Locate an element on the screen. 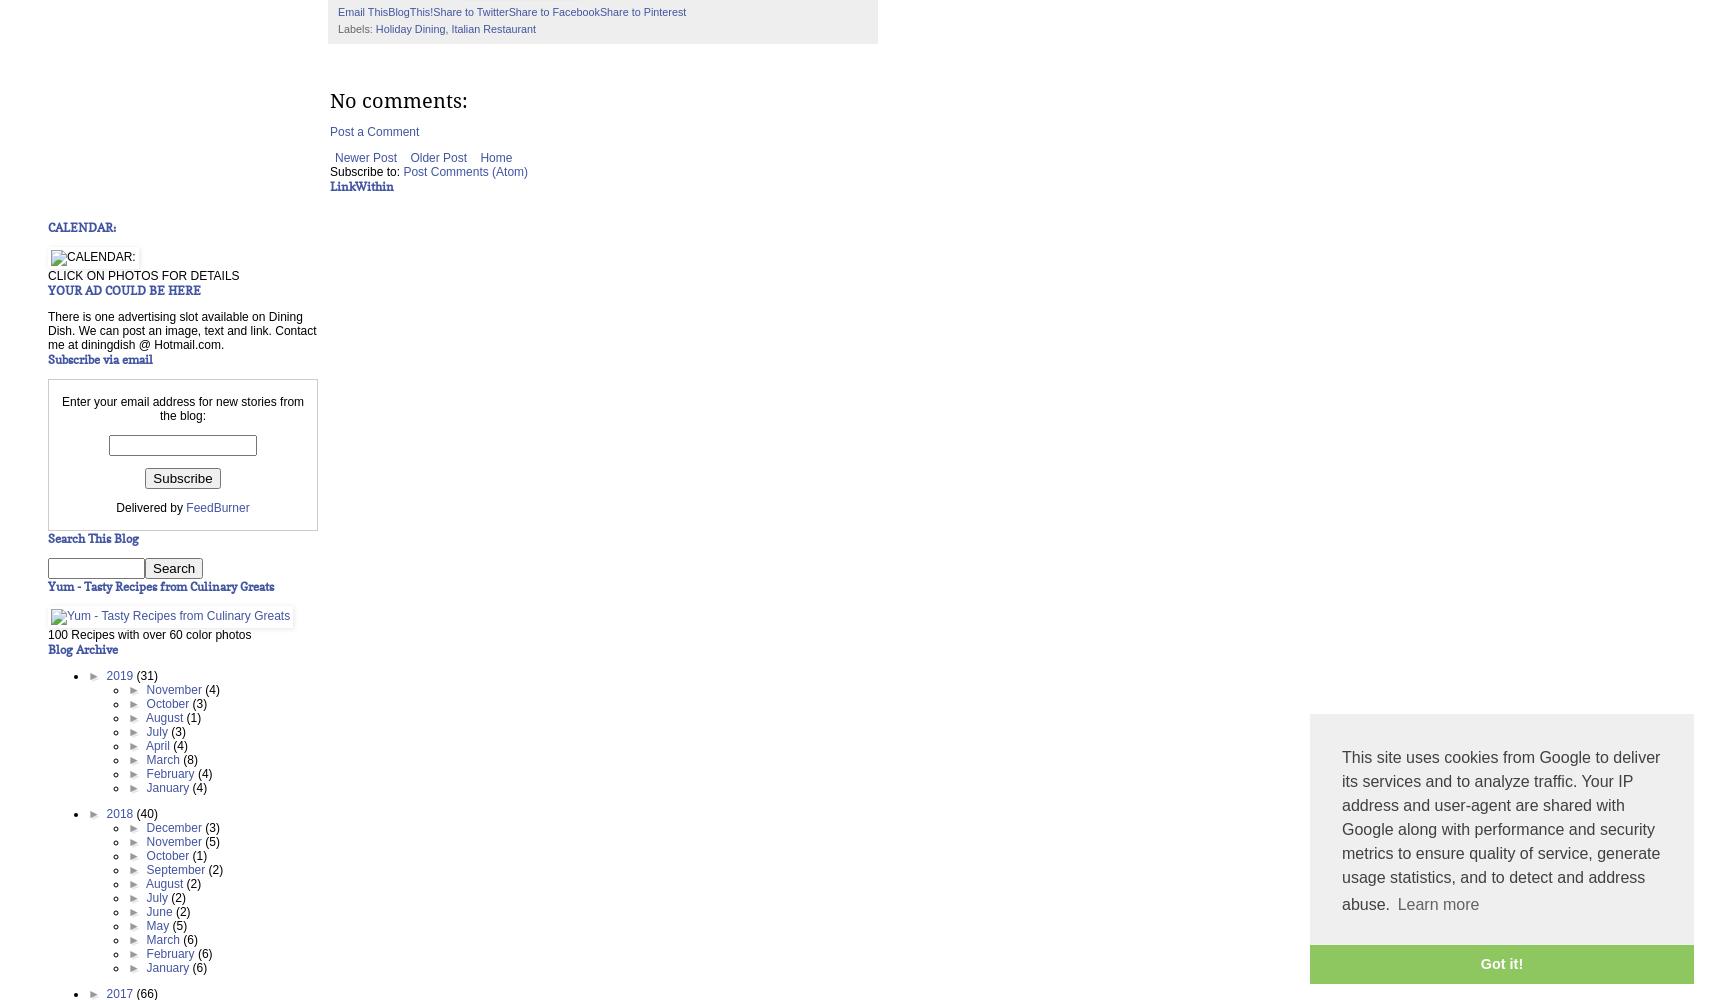 The width and height of the screenshot is (1718, 1000). 'Enter your email address for new stories from the blog:' is located at coordinates (181, 409).